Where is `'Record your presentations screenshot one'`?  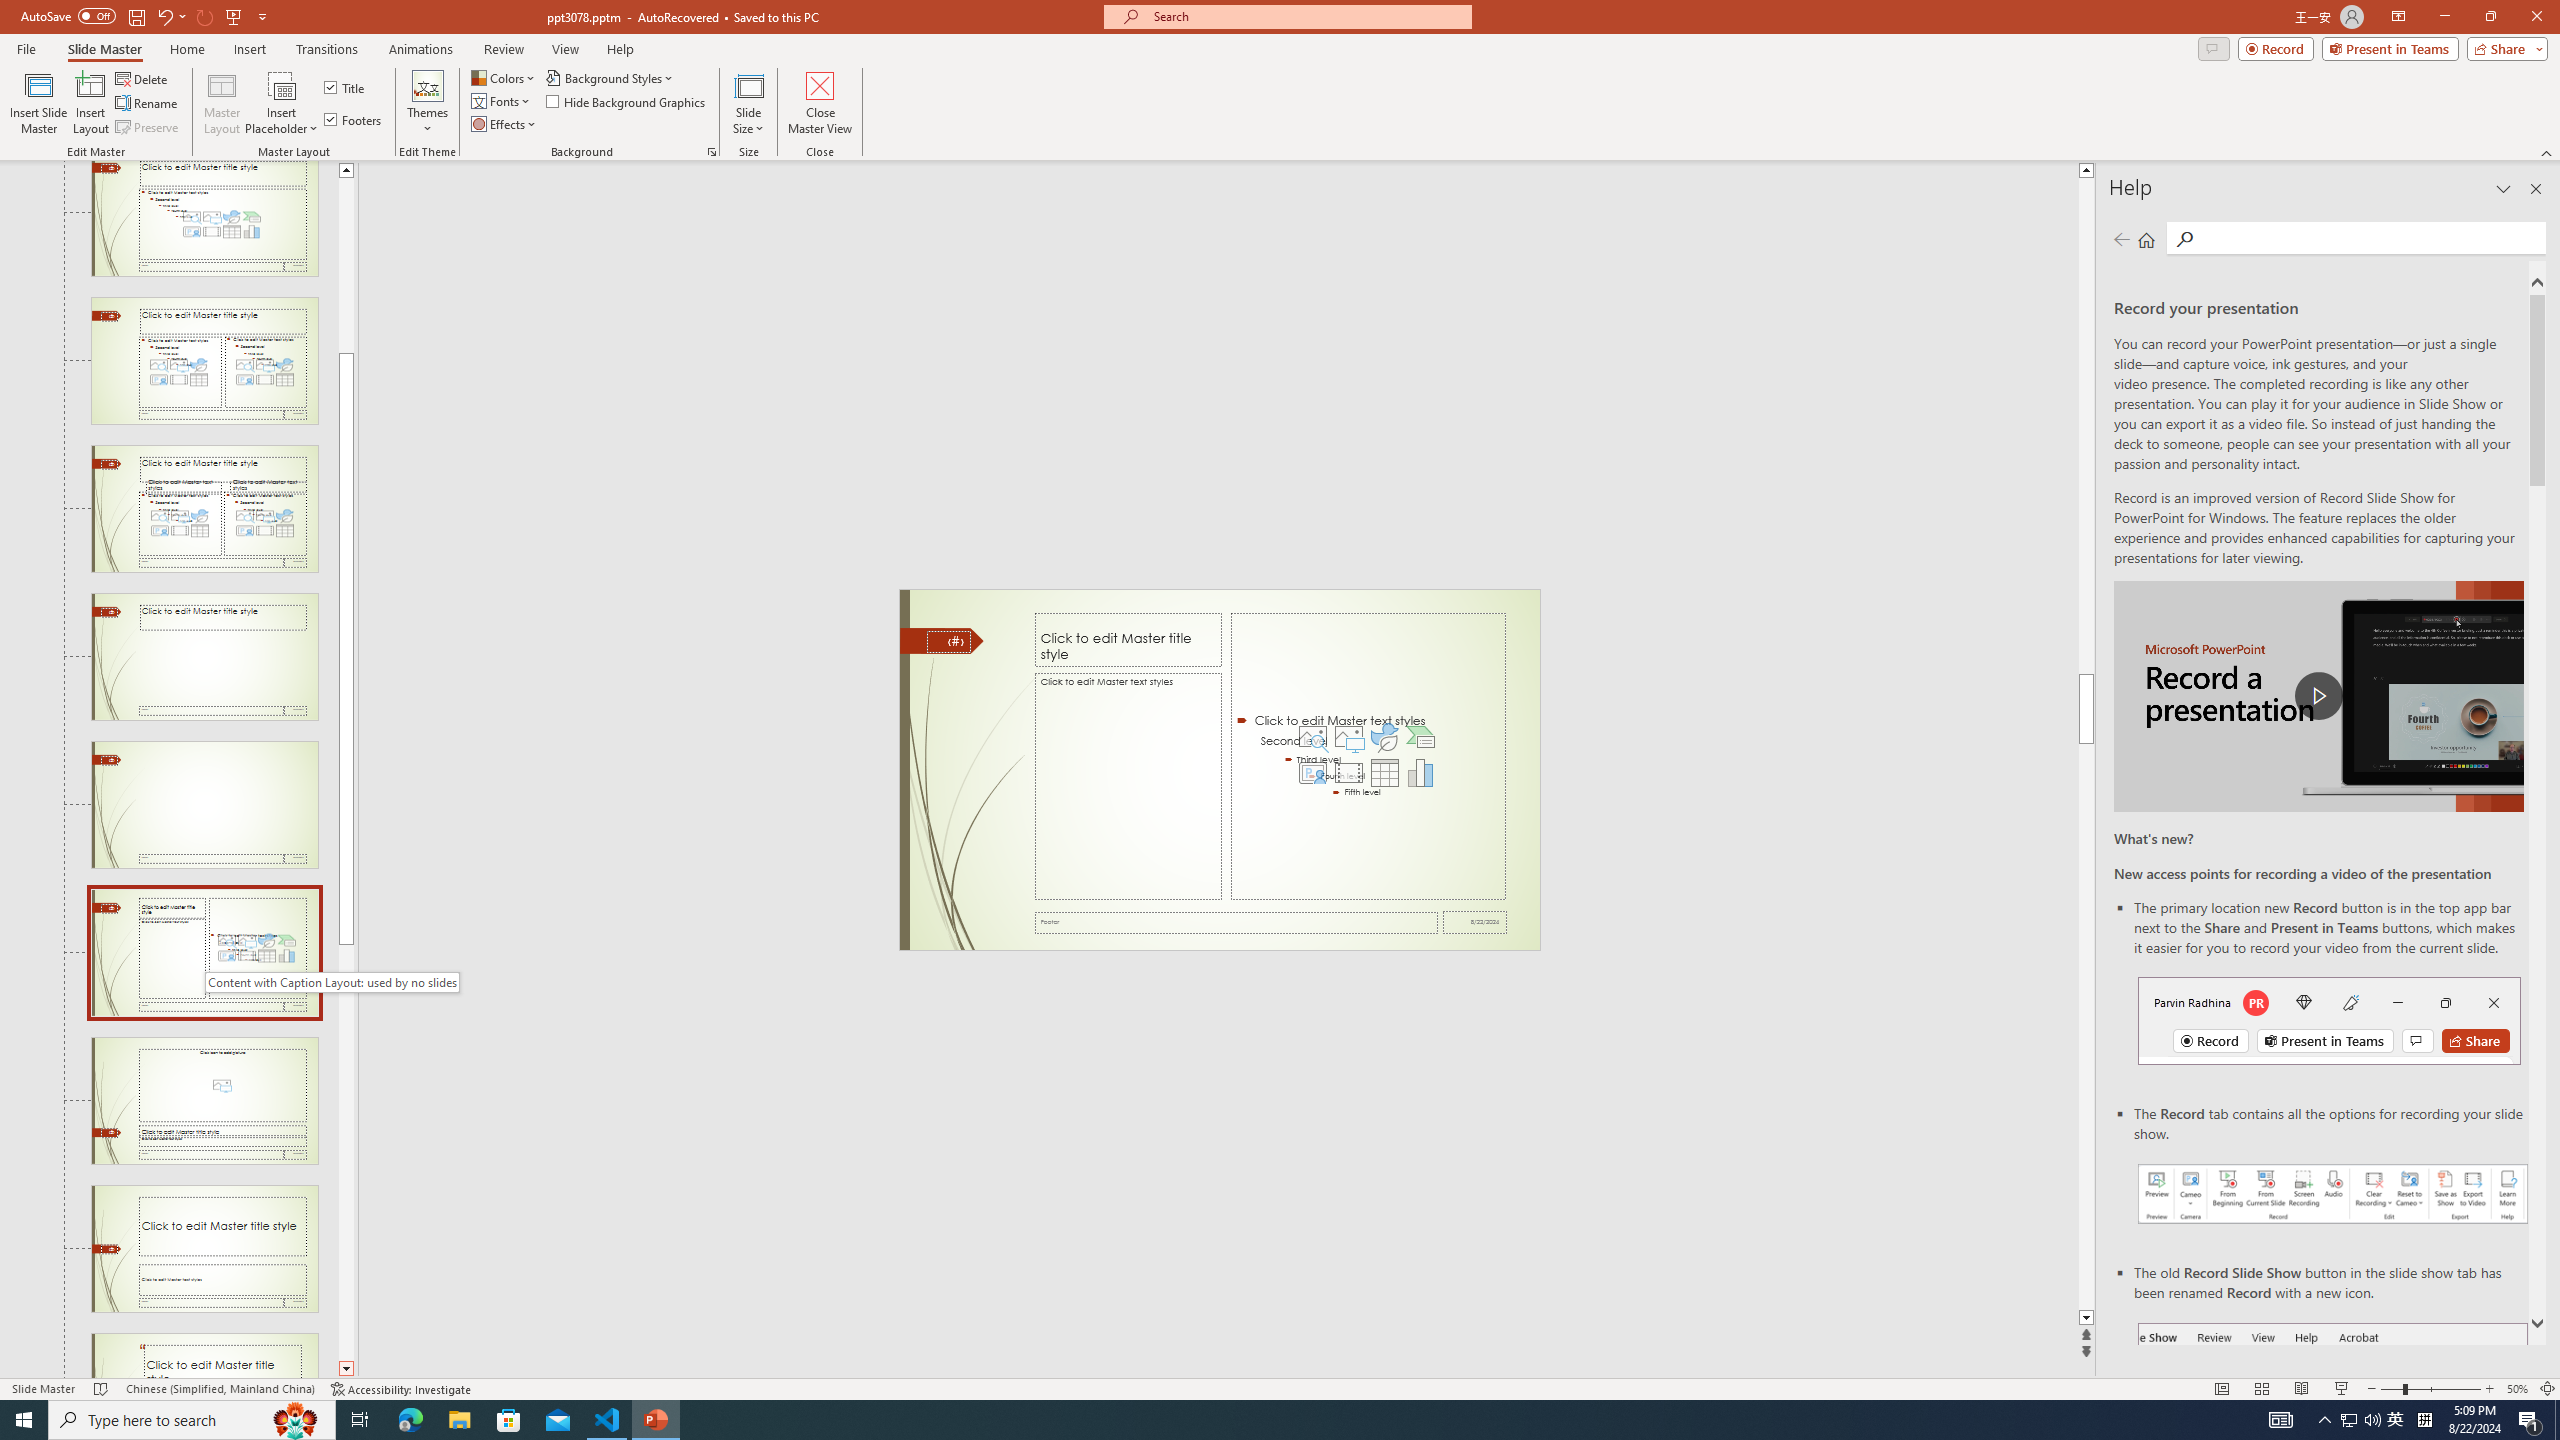
'Record your presentations screenshot one' is located at coordinates (2332, 1192).